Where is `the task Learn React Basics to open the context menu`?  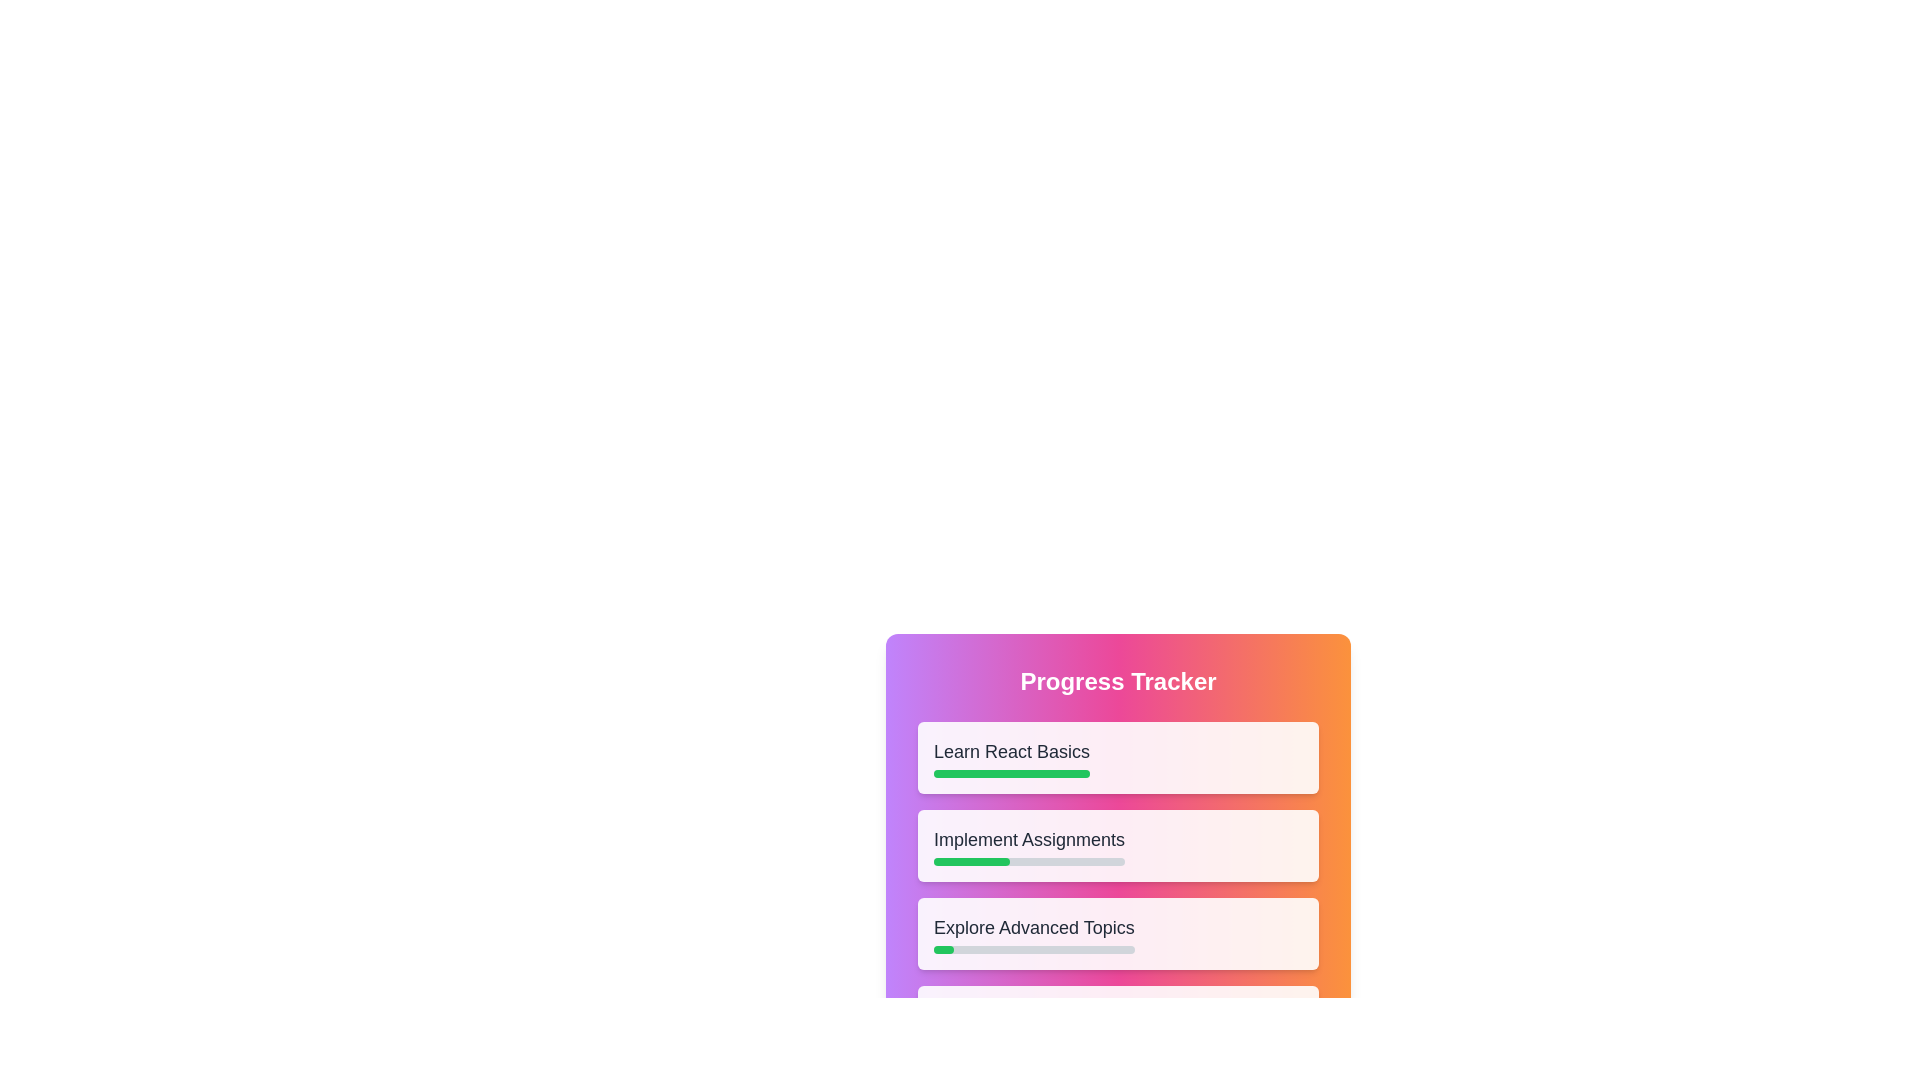
the task Learn React Basics to open the context menu is located at coordinates (1117, 758).